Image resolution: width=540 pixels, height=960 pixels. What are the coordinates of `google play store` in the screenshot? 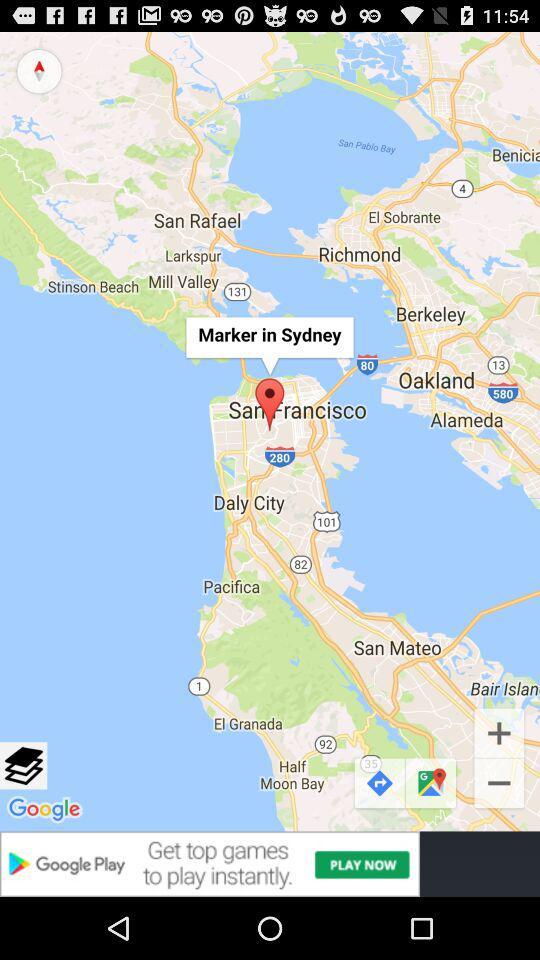 It's located at (270, 863).